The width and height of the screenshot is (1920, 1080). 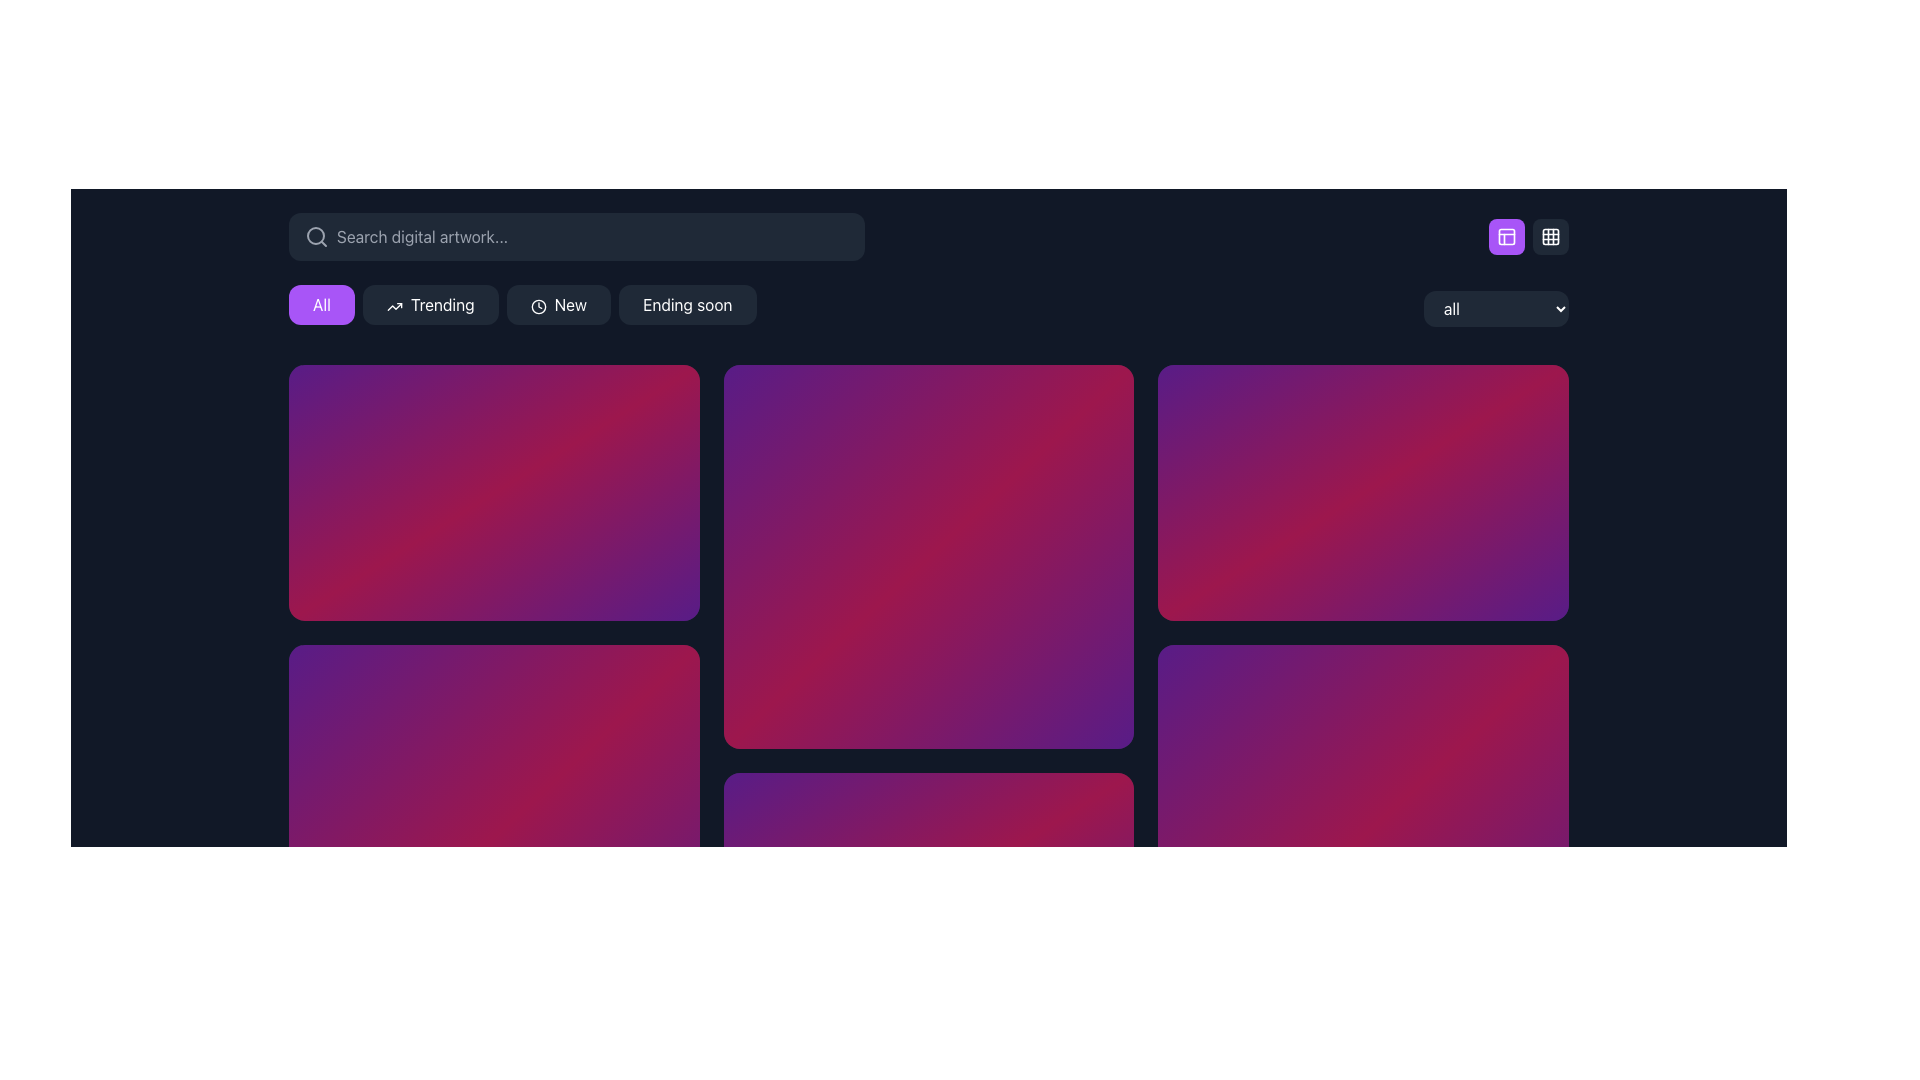 I want to click on the interactive card representing digital artwork located in the third column of the third row within a grid system, so click(x=1362, y=837).